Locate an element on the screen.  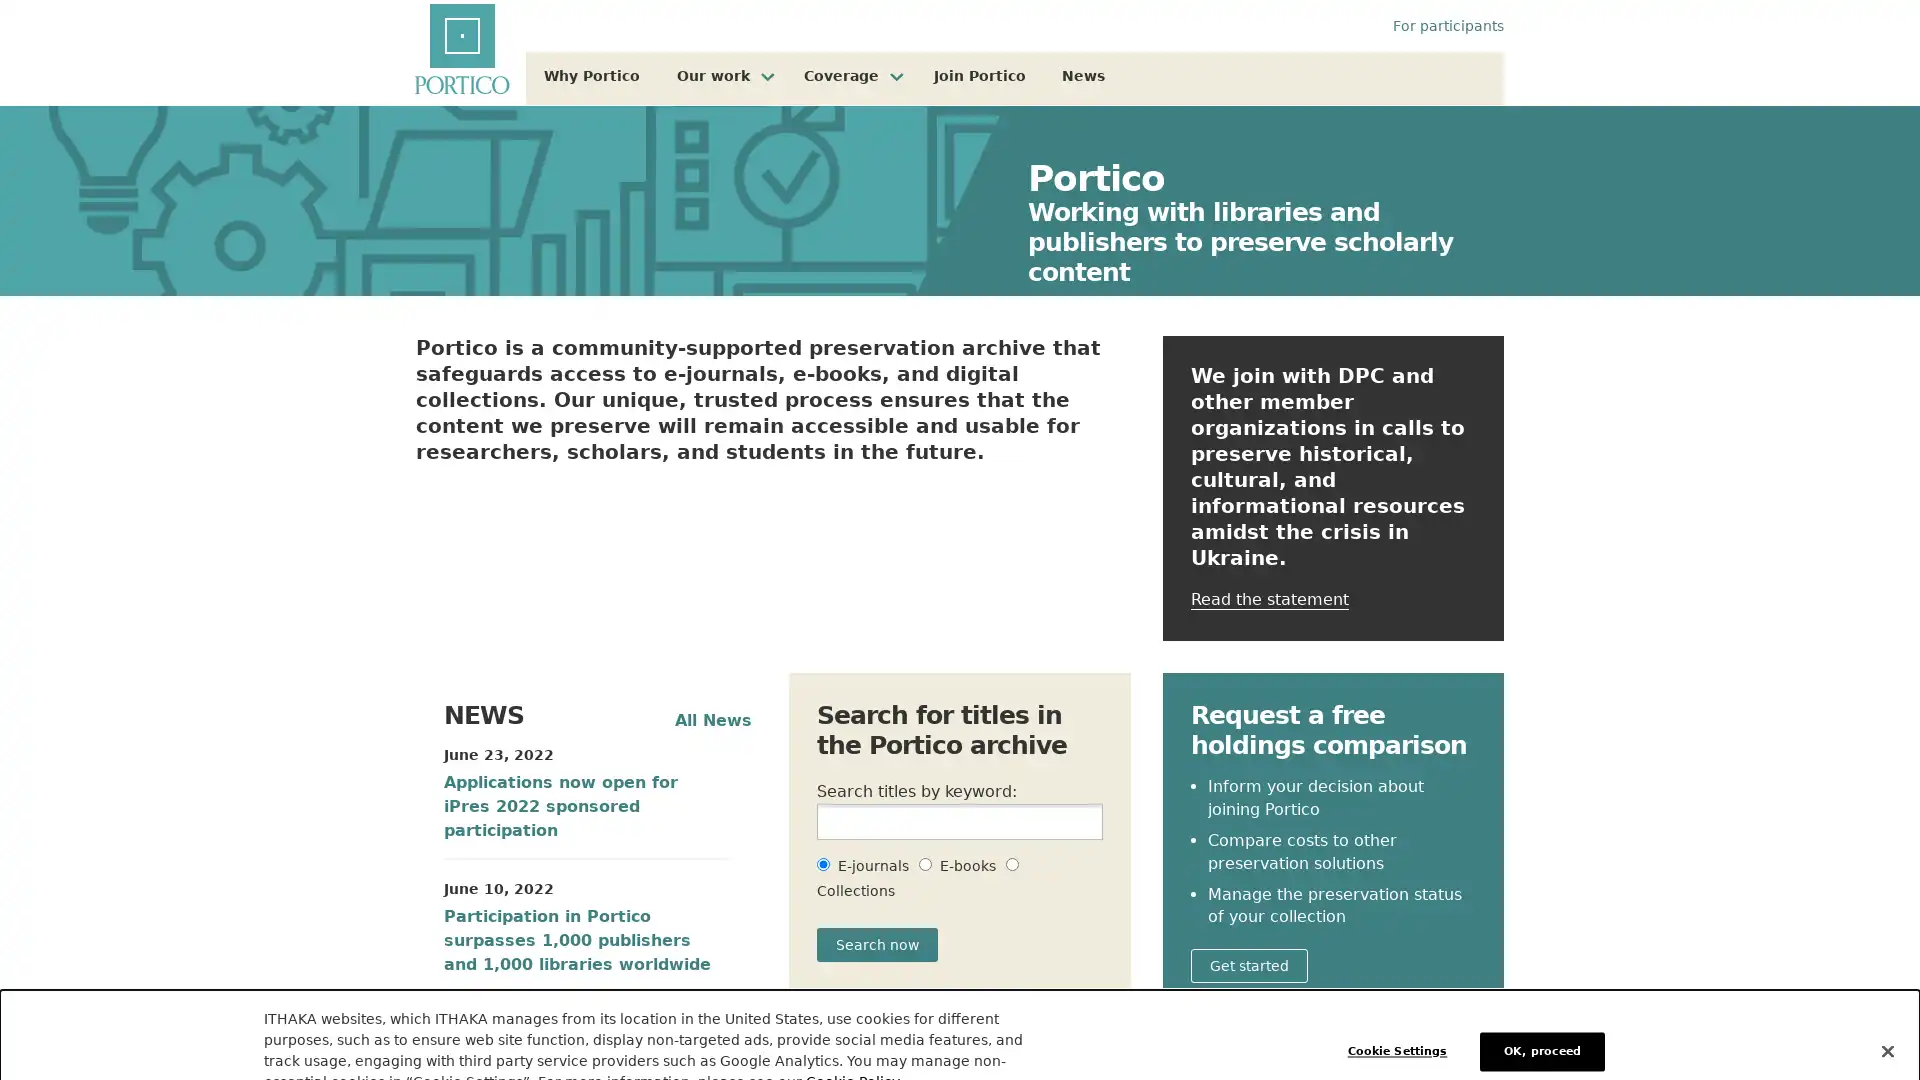
Close is located at coordinates (1886, 1015).